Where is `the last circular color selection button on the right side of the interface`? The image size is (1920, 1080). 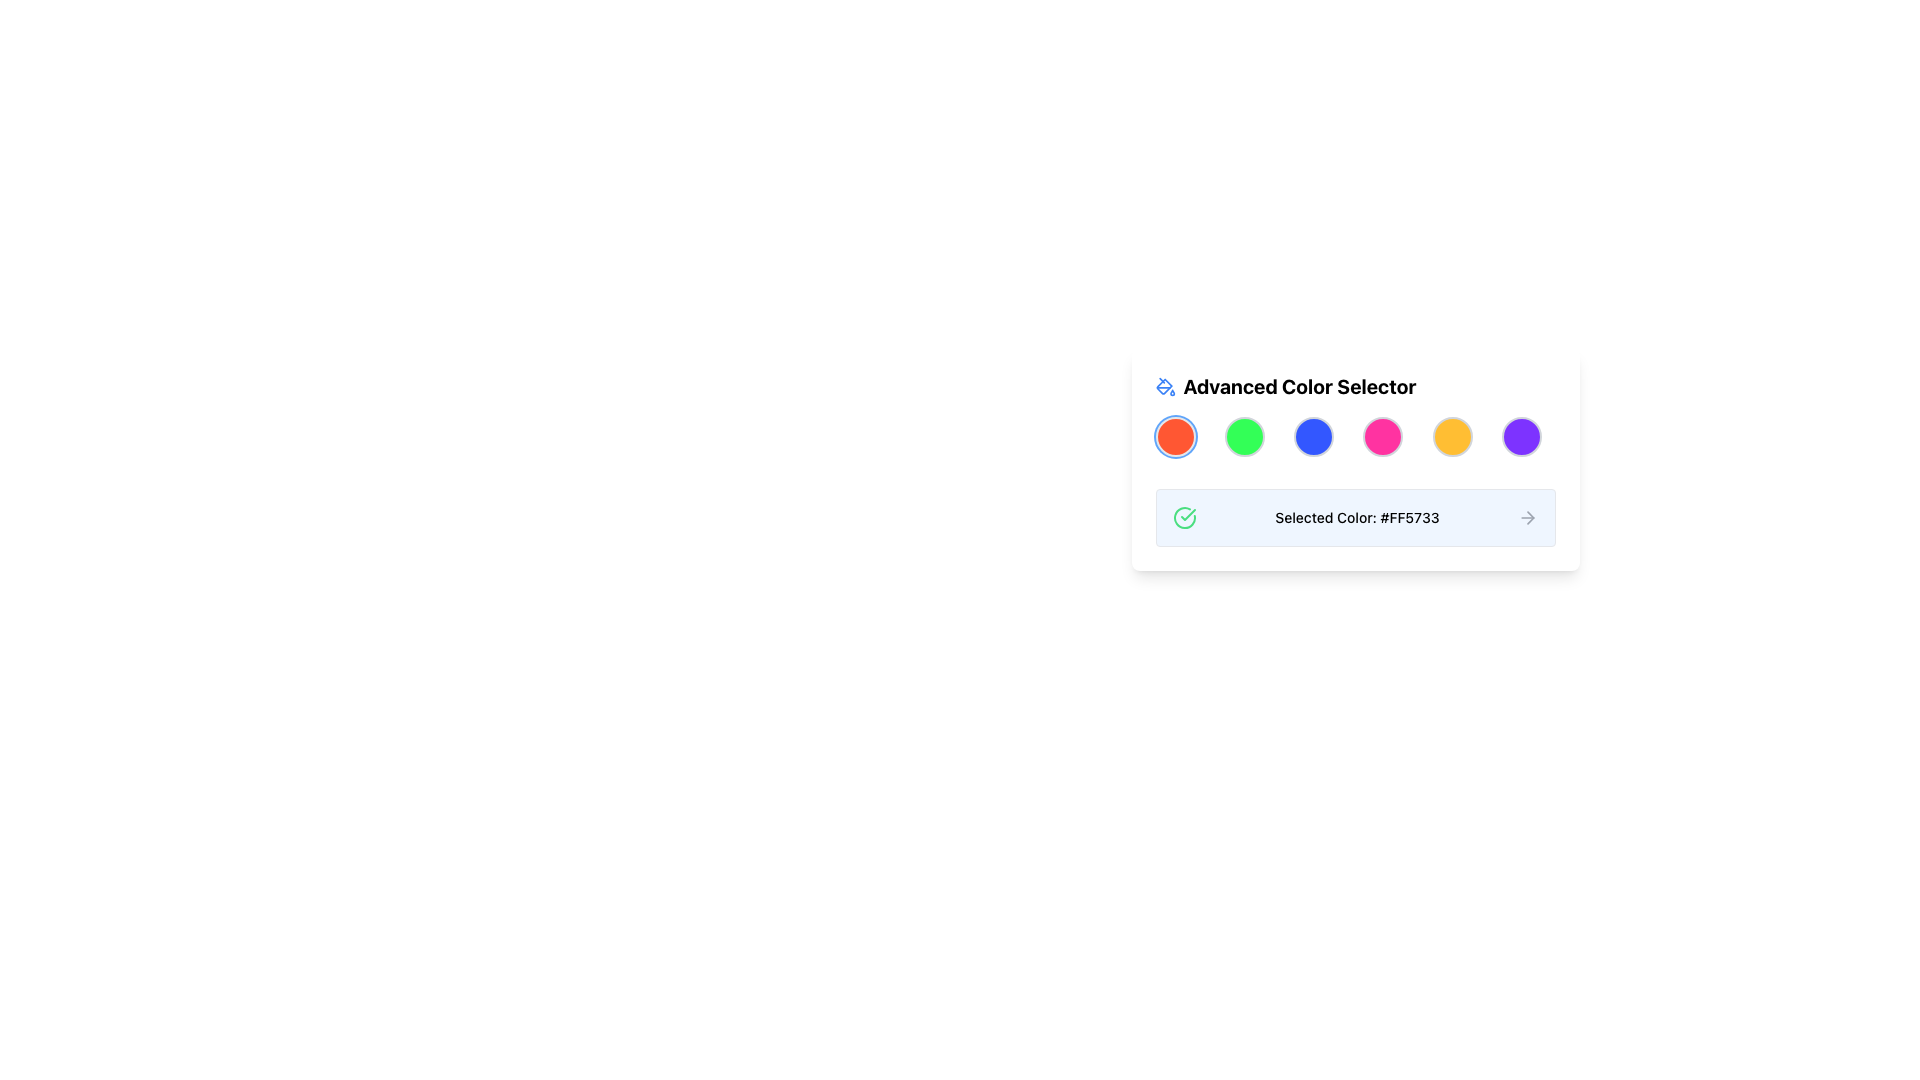 the last circular color selection button on the right side of the interface is located at coordinates (1521, 435).